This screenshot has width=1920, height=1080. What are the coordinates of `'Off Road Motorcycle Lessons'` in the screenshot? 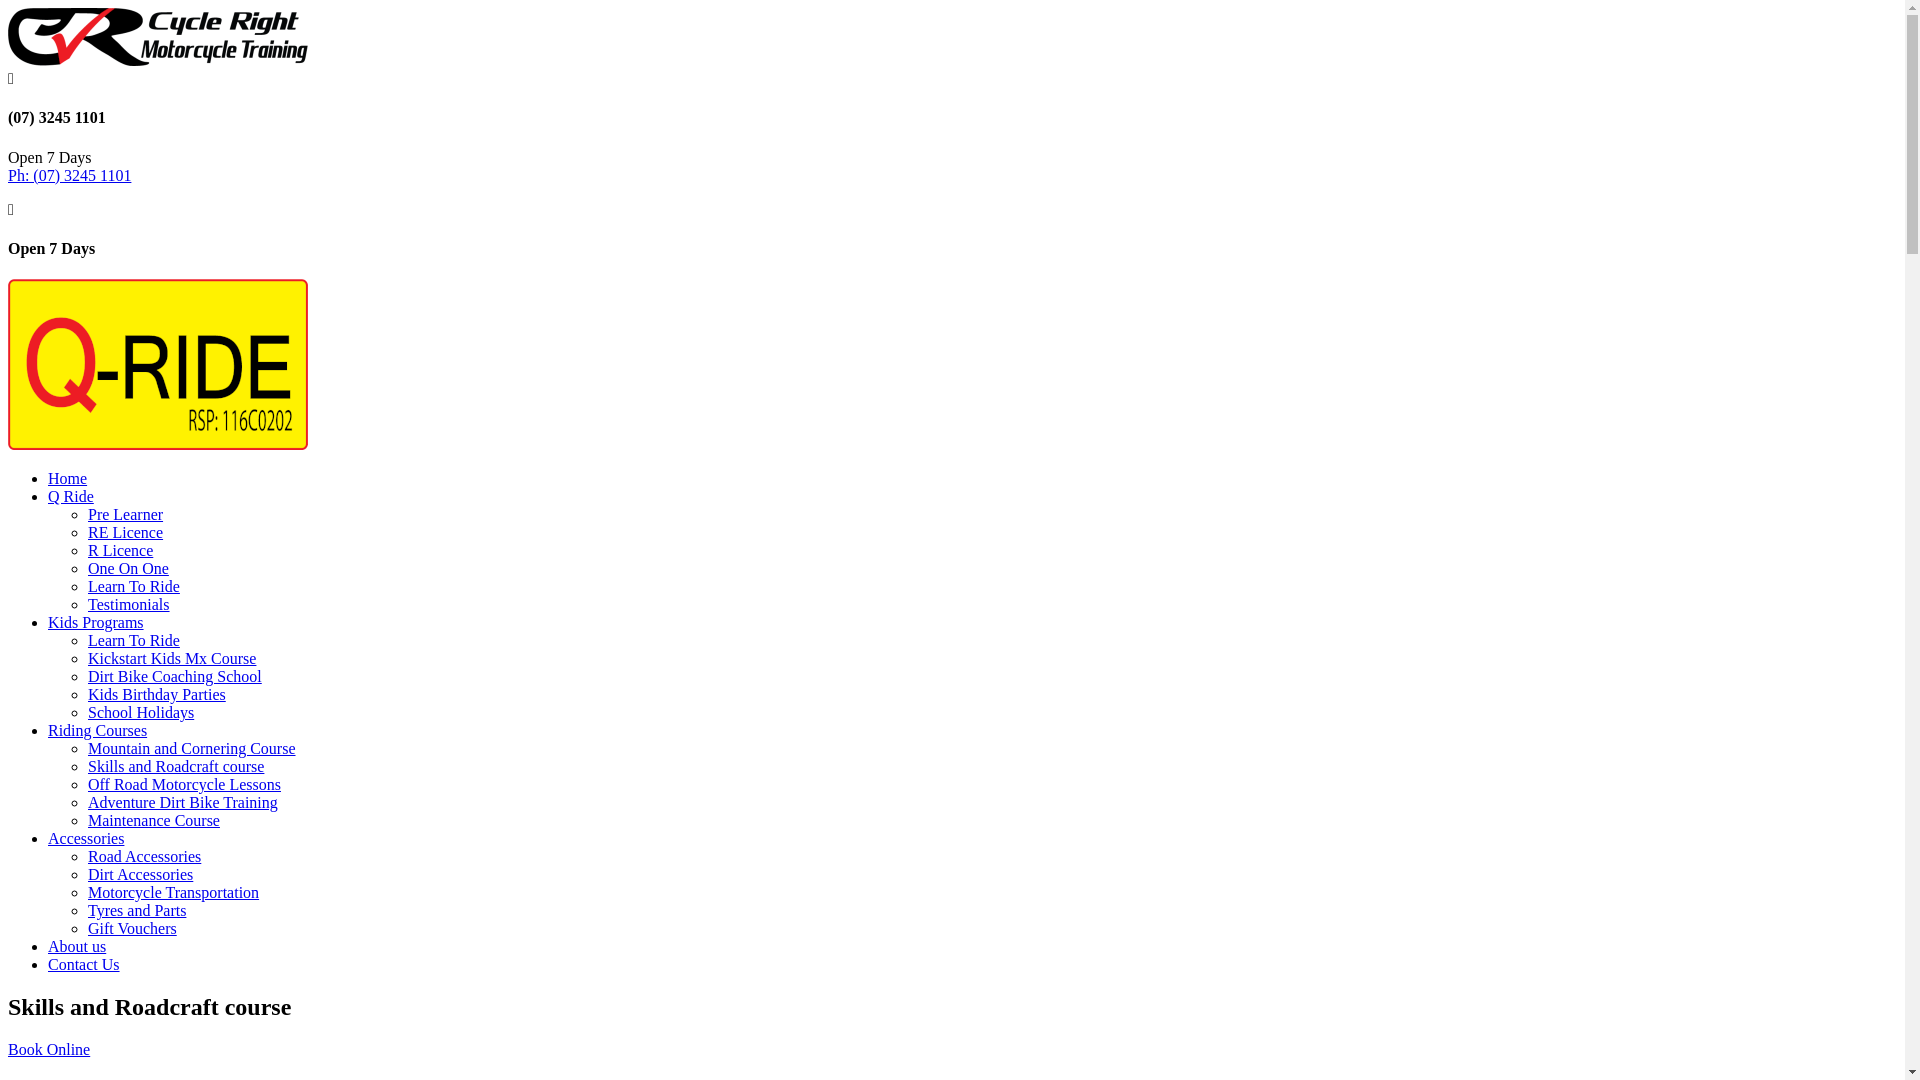 It's located at (184, 783).